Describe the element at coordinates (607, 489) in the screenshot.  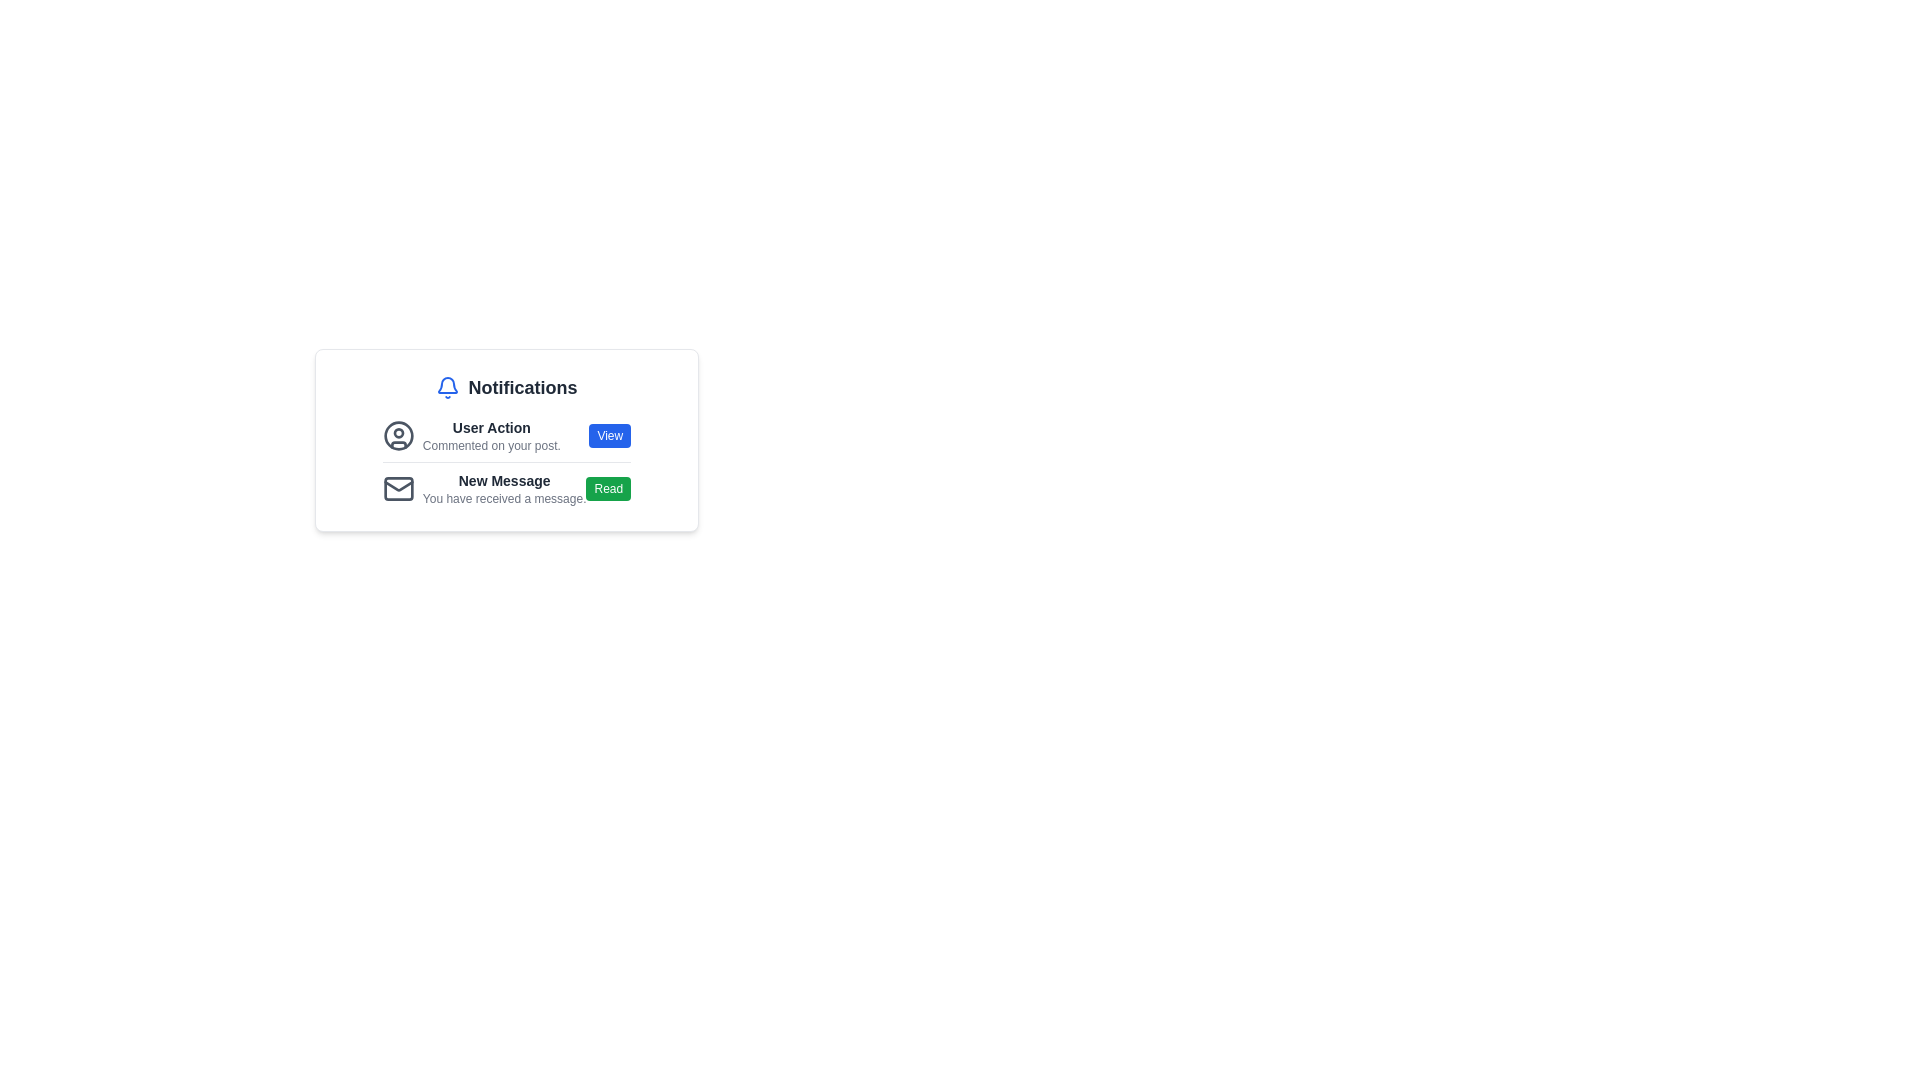
I see `the button` at that location.